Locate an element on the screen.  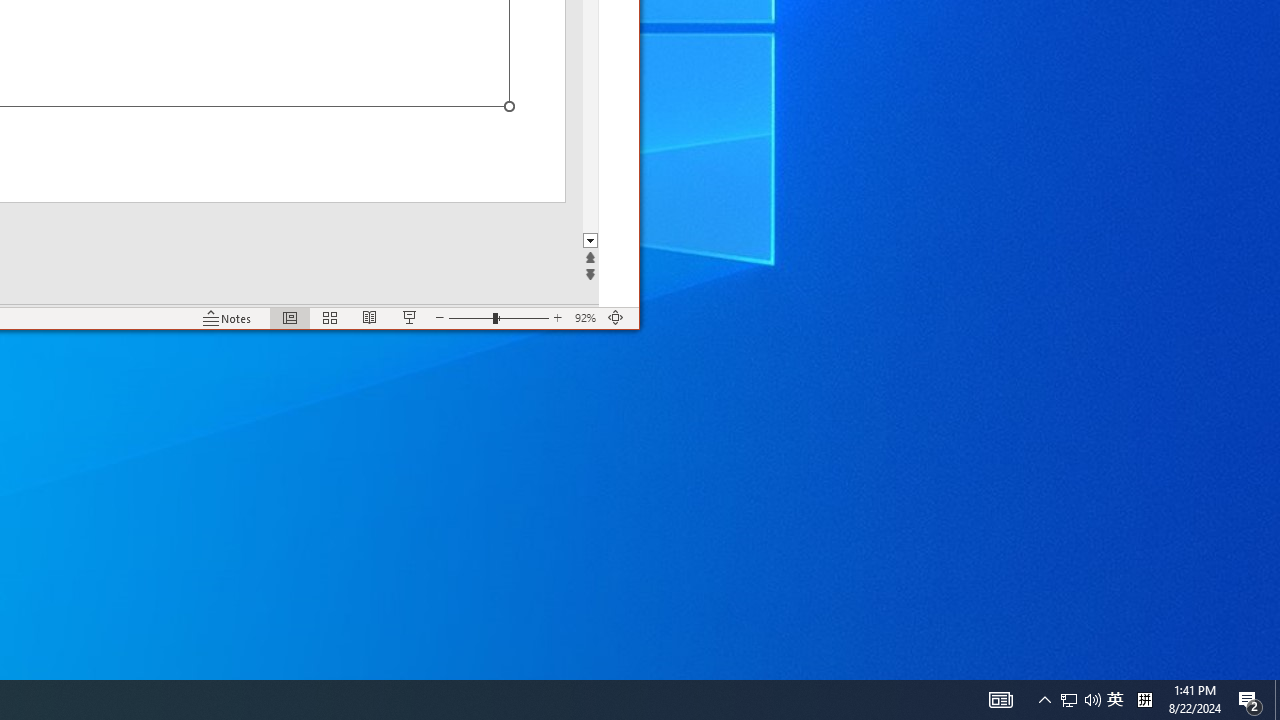
'Zoom 92%' is located at coordinates (584, 317).